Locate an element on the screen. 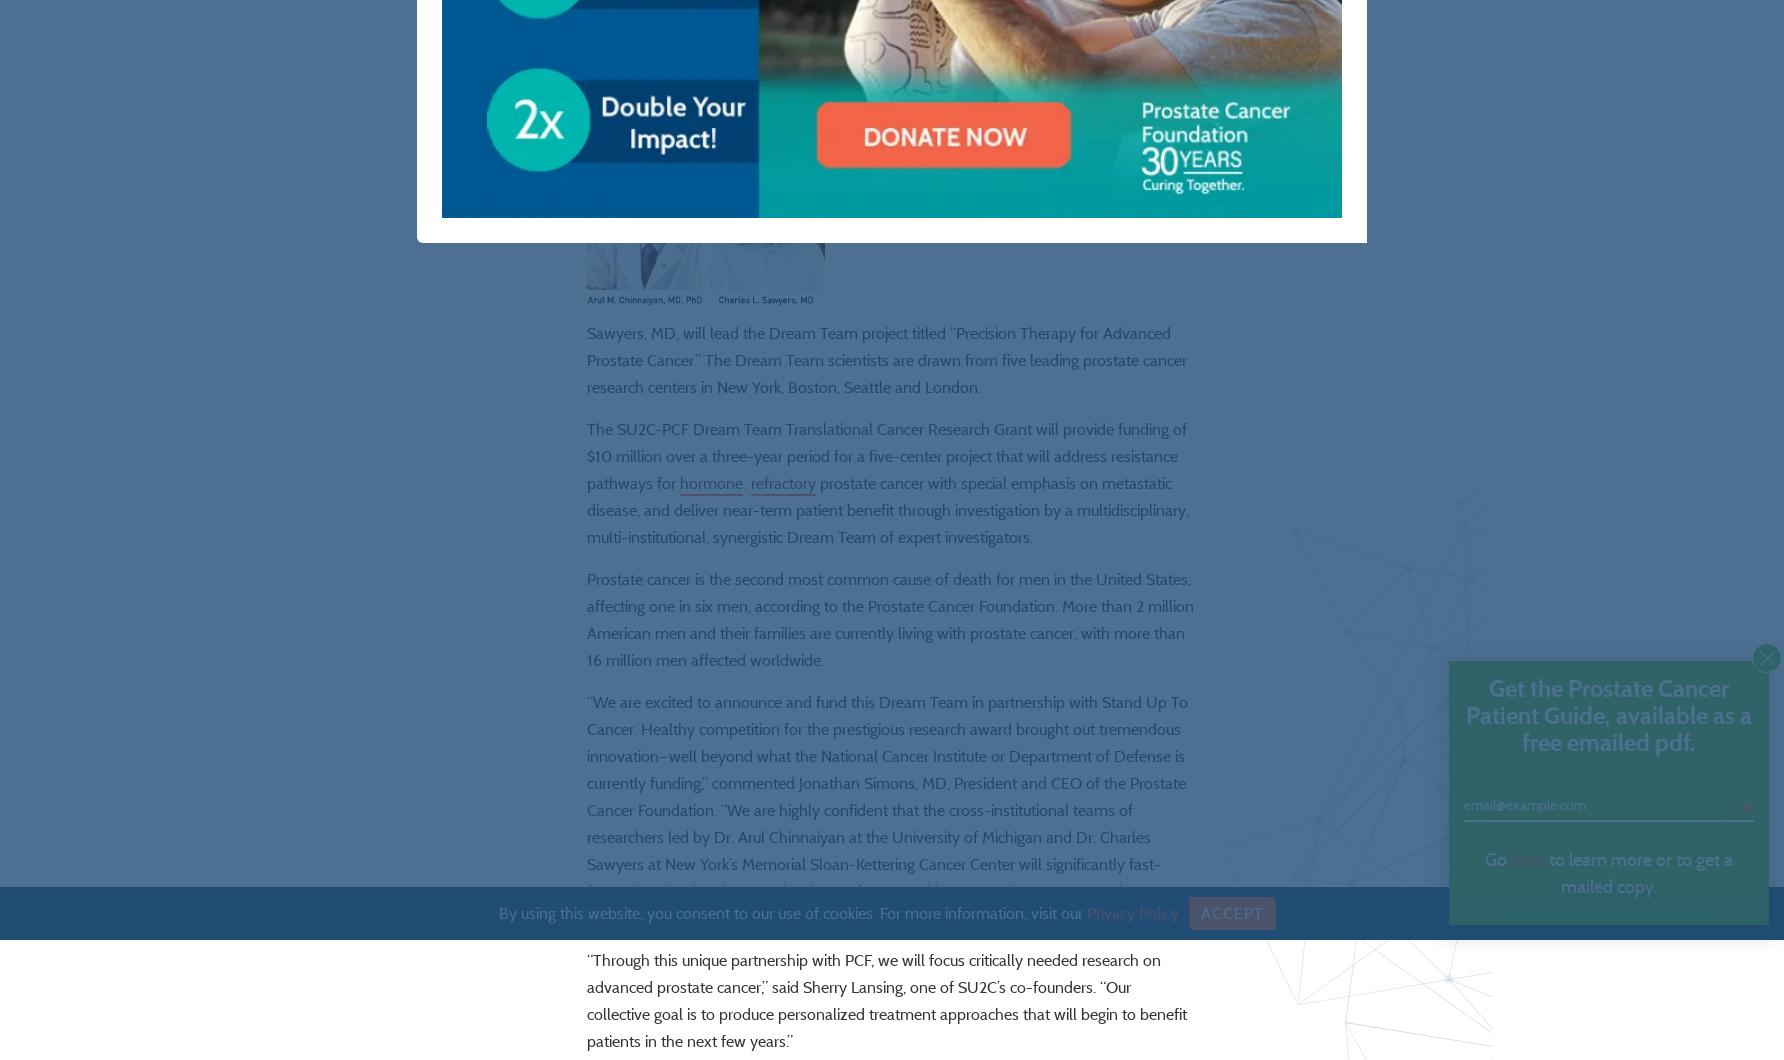 The height and width of the screenshot is (1060, 1784). '“We are excited to announce and fund this Dream Team in partnership with Stand Up To Cancer. Healthy competition for the prestigious research award brought out tremendous innovation—well beyond what the National Cancer Institute or Department of Defense is currently funding,” commented Jonathan Simons, MD, President and CEO of the Prostate Cancer Foundation. “We are highly confident that the cross-institutional teams of researchers led by Dr. Arul Chinnaiyan at the University of Michigan and Dr. Charles Sawyers at New York’s Memorial Sloan-Kettering Cancer Center will significantly fast-forward actionable therapeutic sciences for men with metastatic, treatment-resistant prostate cancer.”' is located at coordinates (886, 866).